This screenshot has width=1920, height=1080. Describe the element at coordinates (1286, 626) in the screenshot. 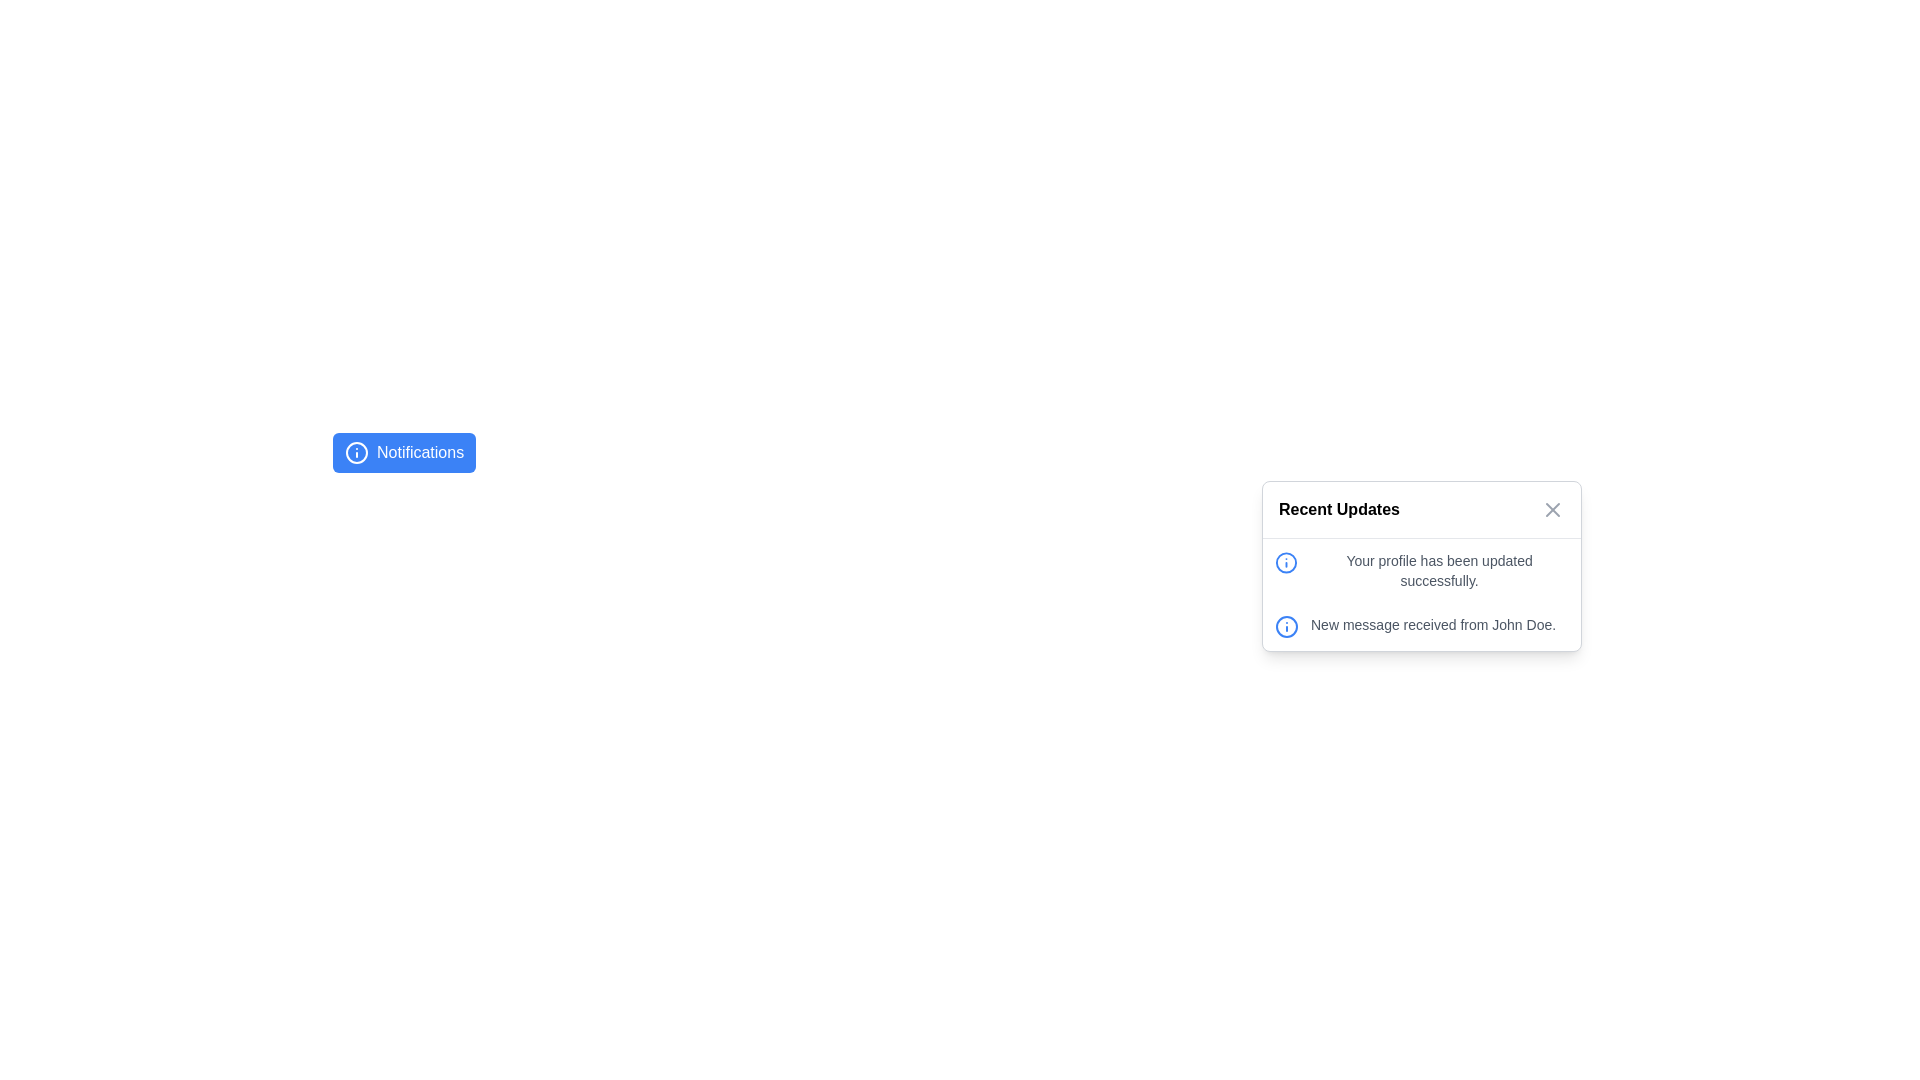

I see `the SVG Circle element that is part of an icon near the 'Notifications' text button by moving the cursor to its center point` at that location.